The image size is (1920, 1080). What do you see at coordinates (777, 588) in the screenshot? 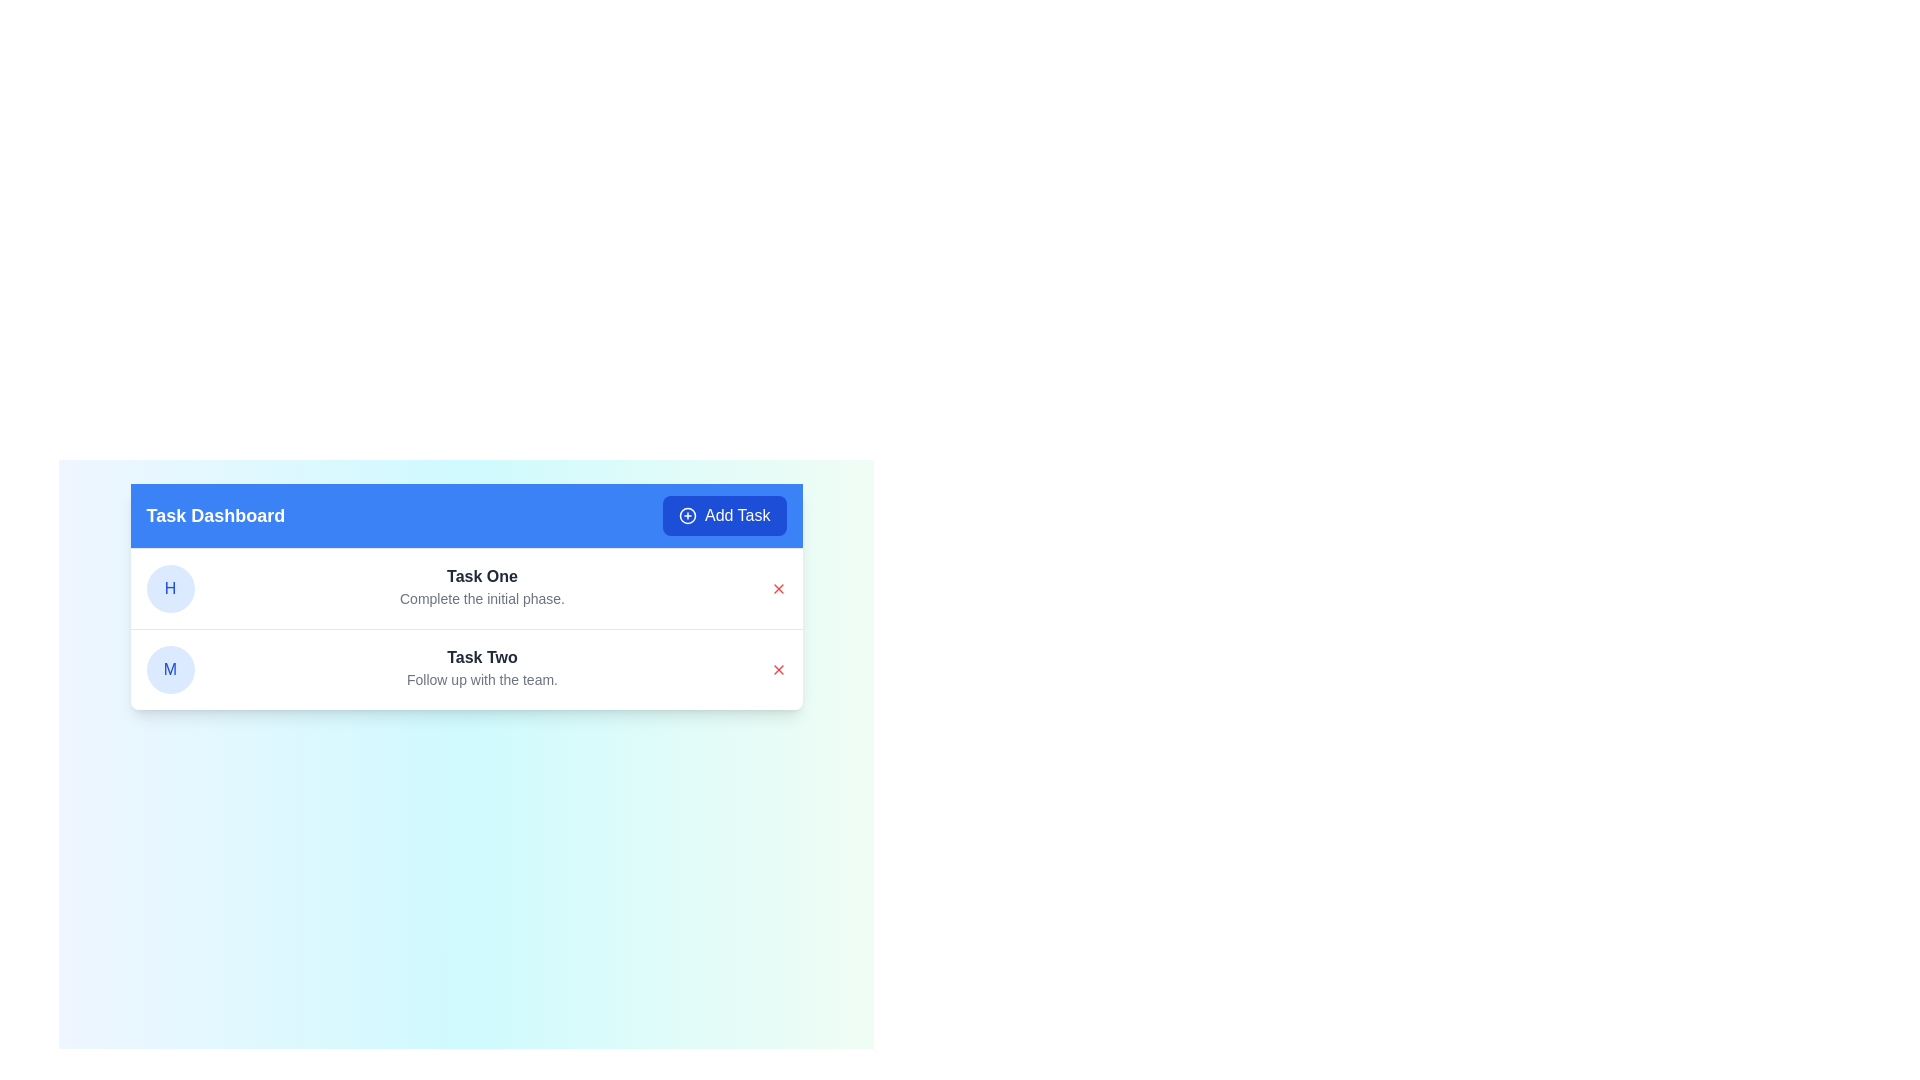
I see `the small red 'X' close button located on the right side of the task representation for 'Task One' to trigger its hover effect` at bounding box center [777, 588].